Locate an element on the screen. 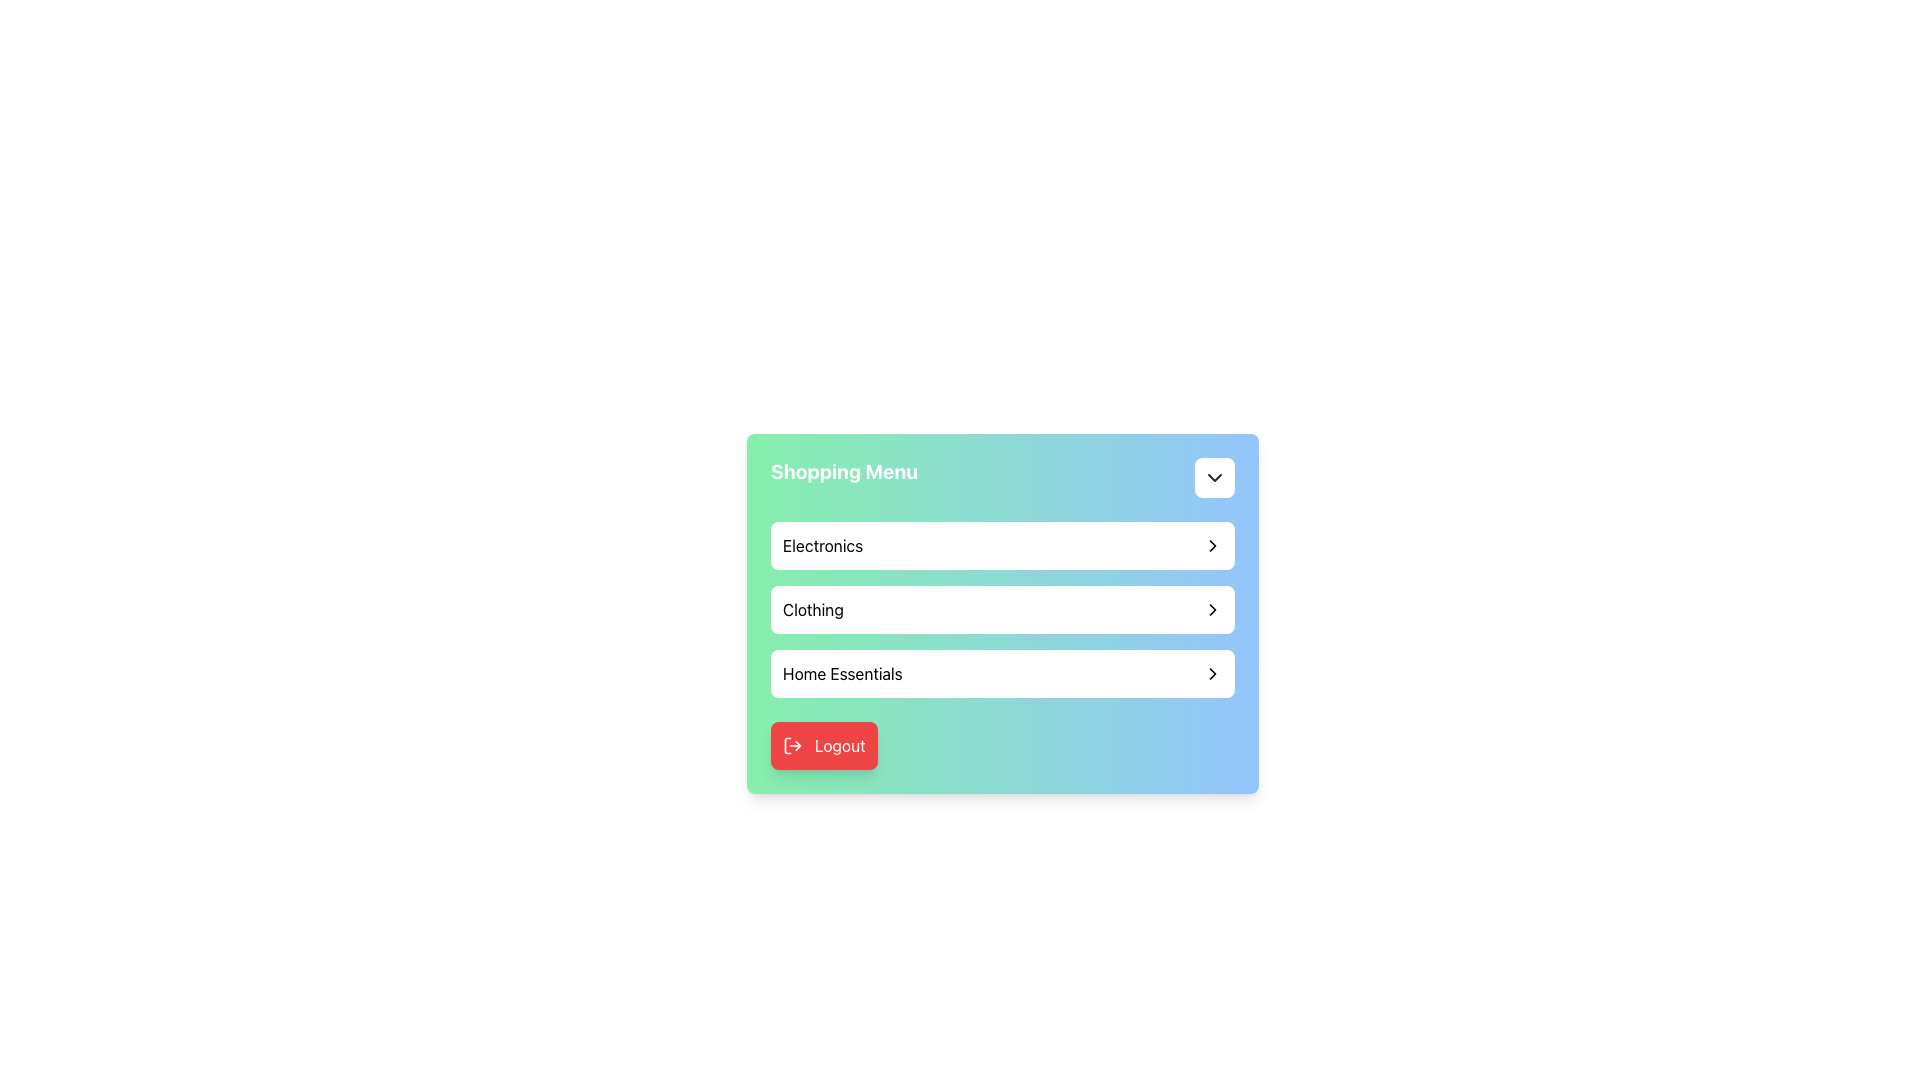  the navigation button for electronics located below 'Shopping Menu' is located at coordinates (1003, 546).